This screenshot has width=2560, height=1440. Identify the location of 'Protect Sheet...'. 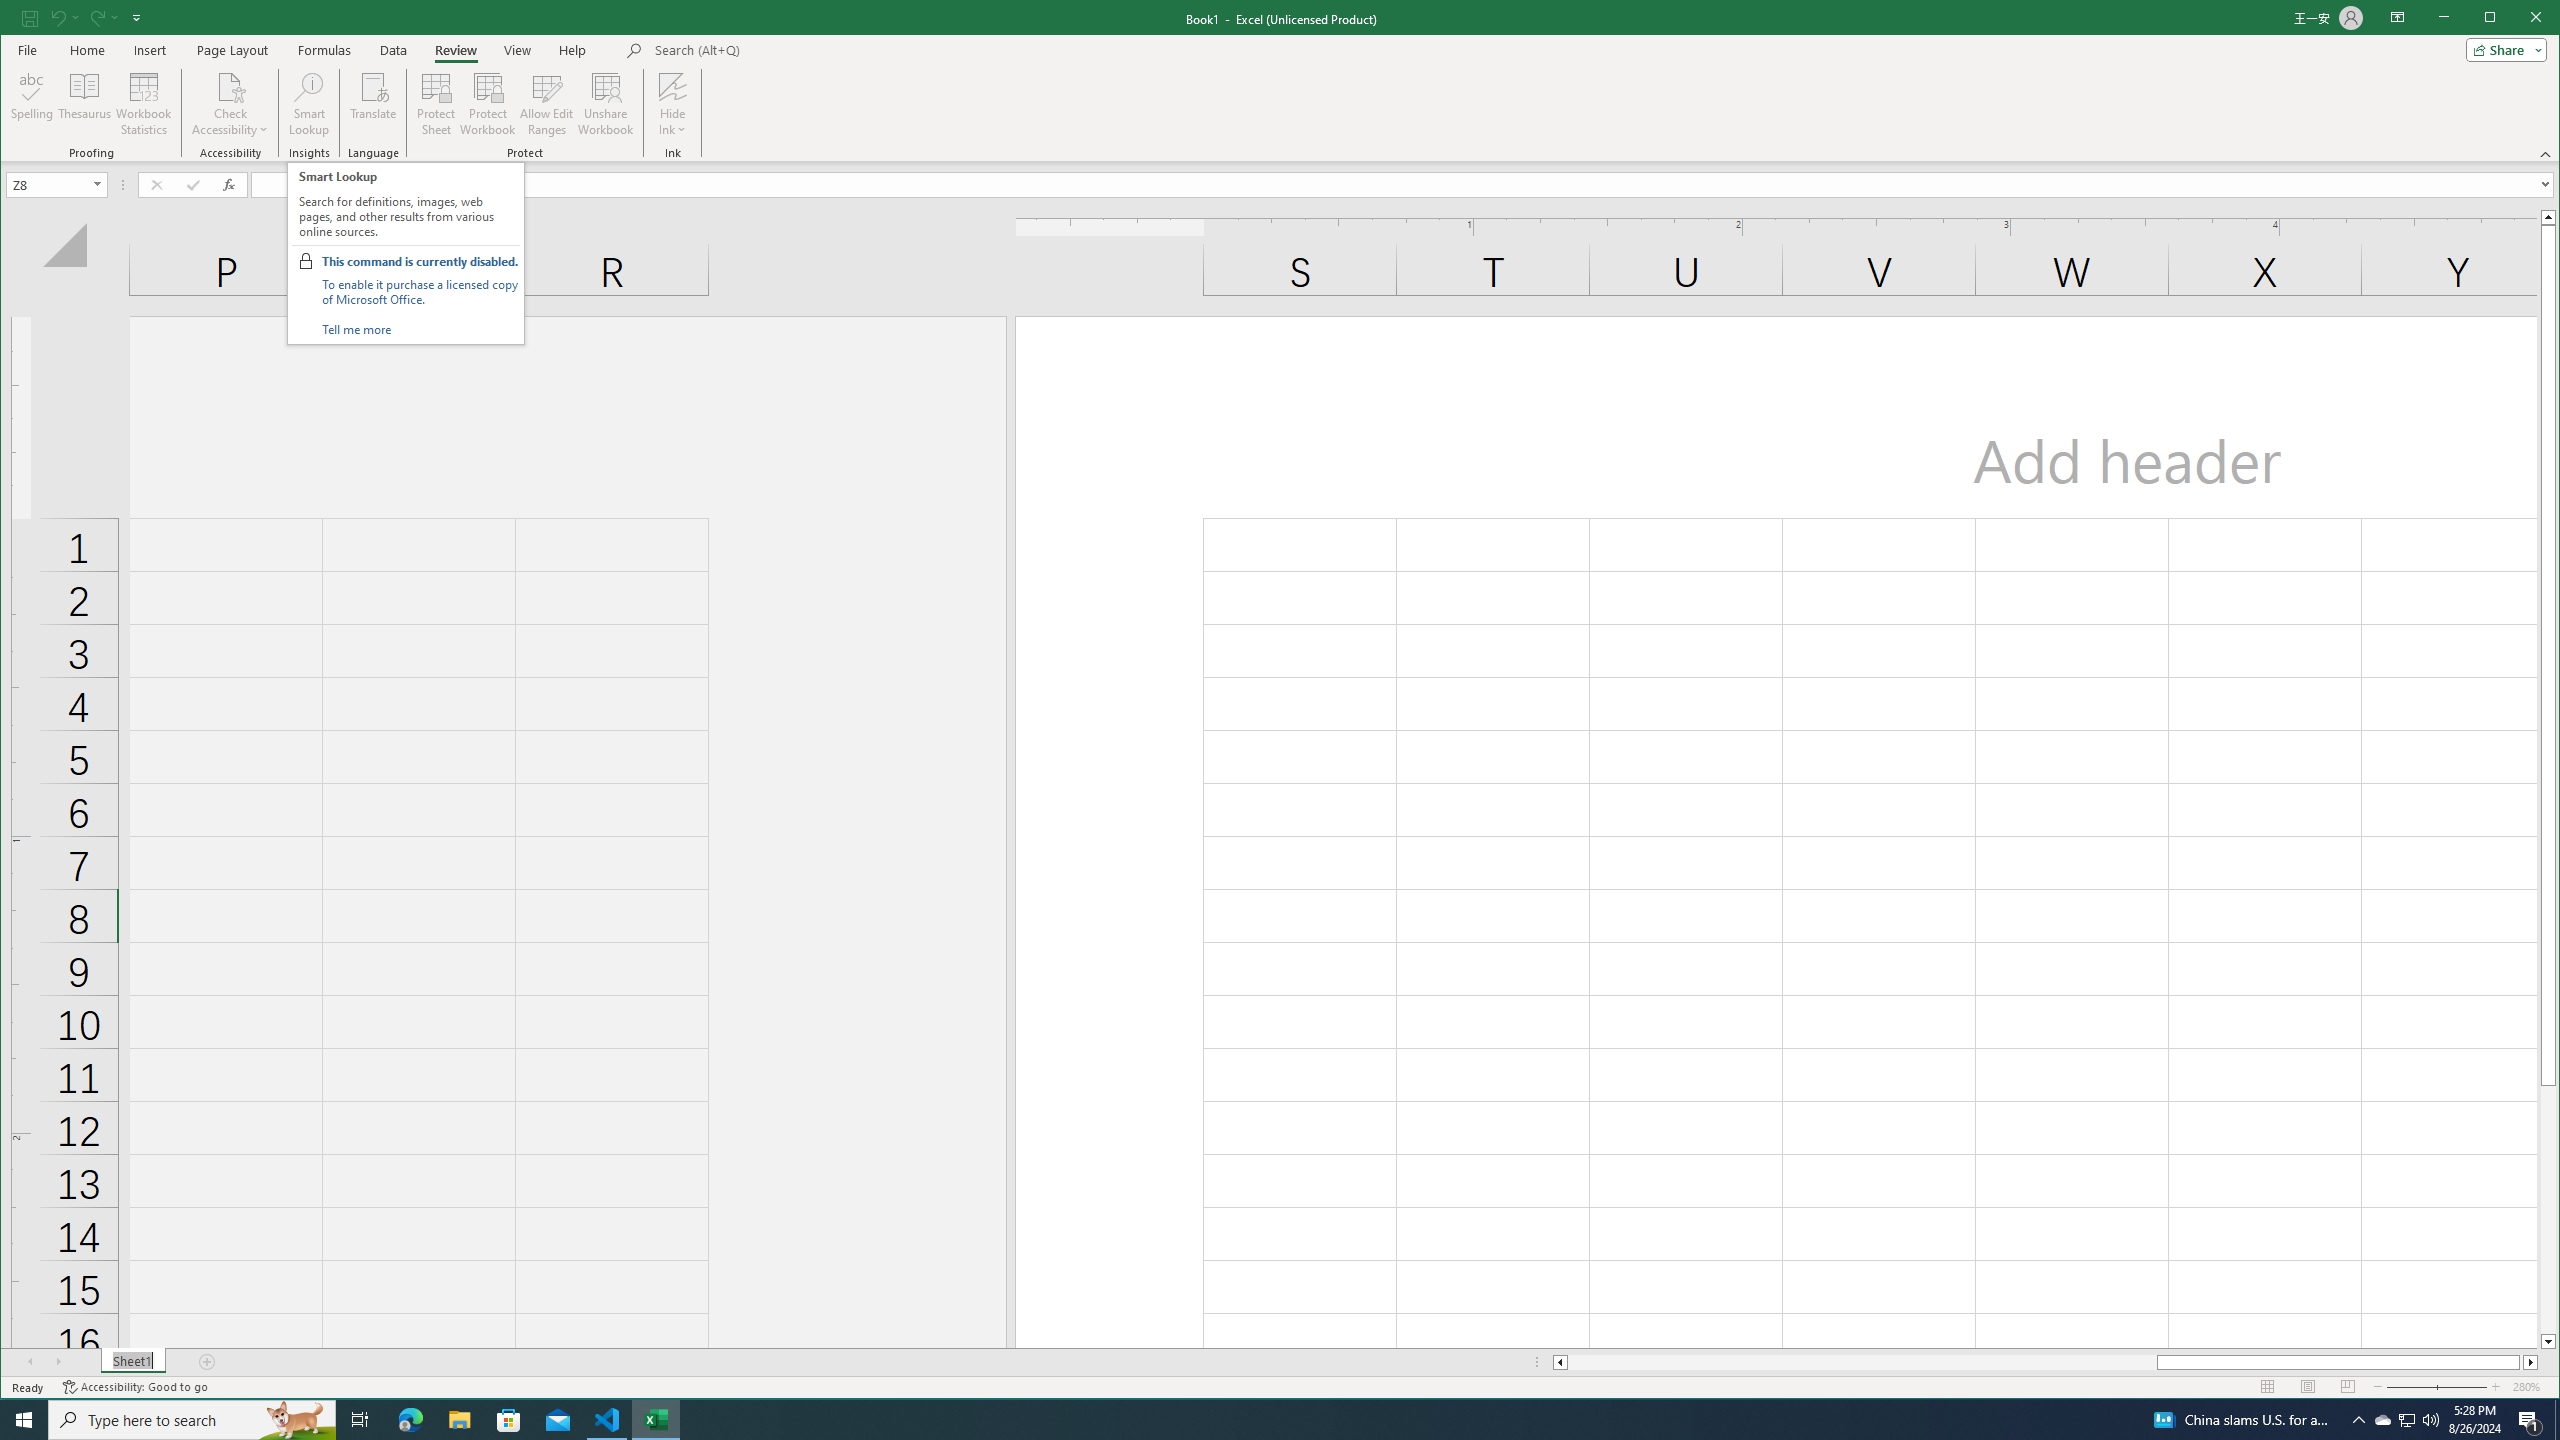
(436, 103).